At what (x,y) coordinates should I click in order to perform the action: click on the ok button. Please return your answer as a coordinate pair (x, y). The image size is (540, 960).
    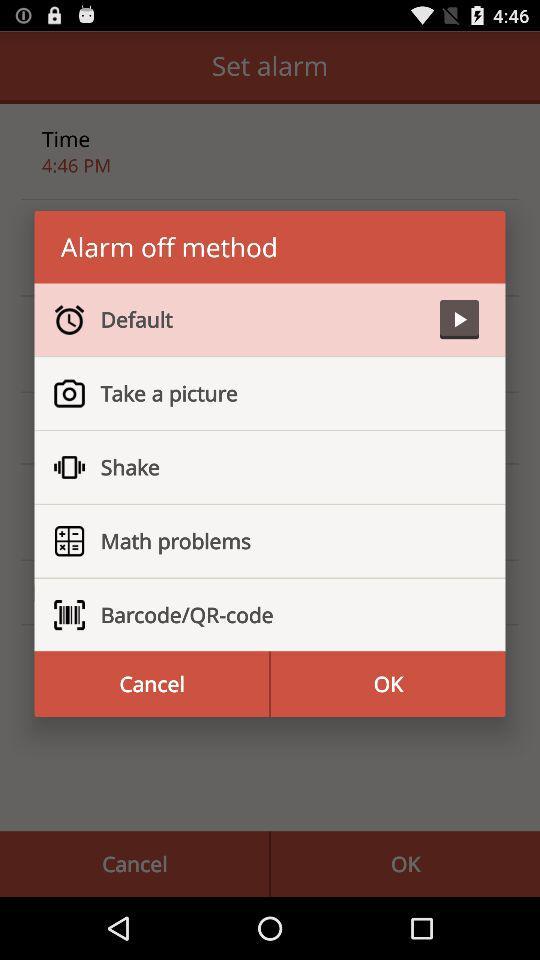
    Looking at the image, I should click on (388, 684).